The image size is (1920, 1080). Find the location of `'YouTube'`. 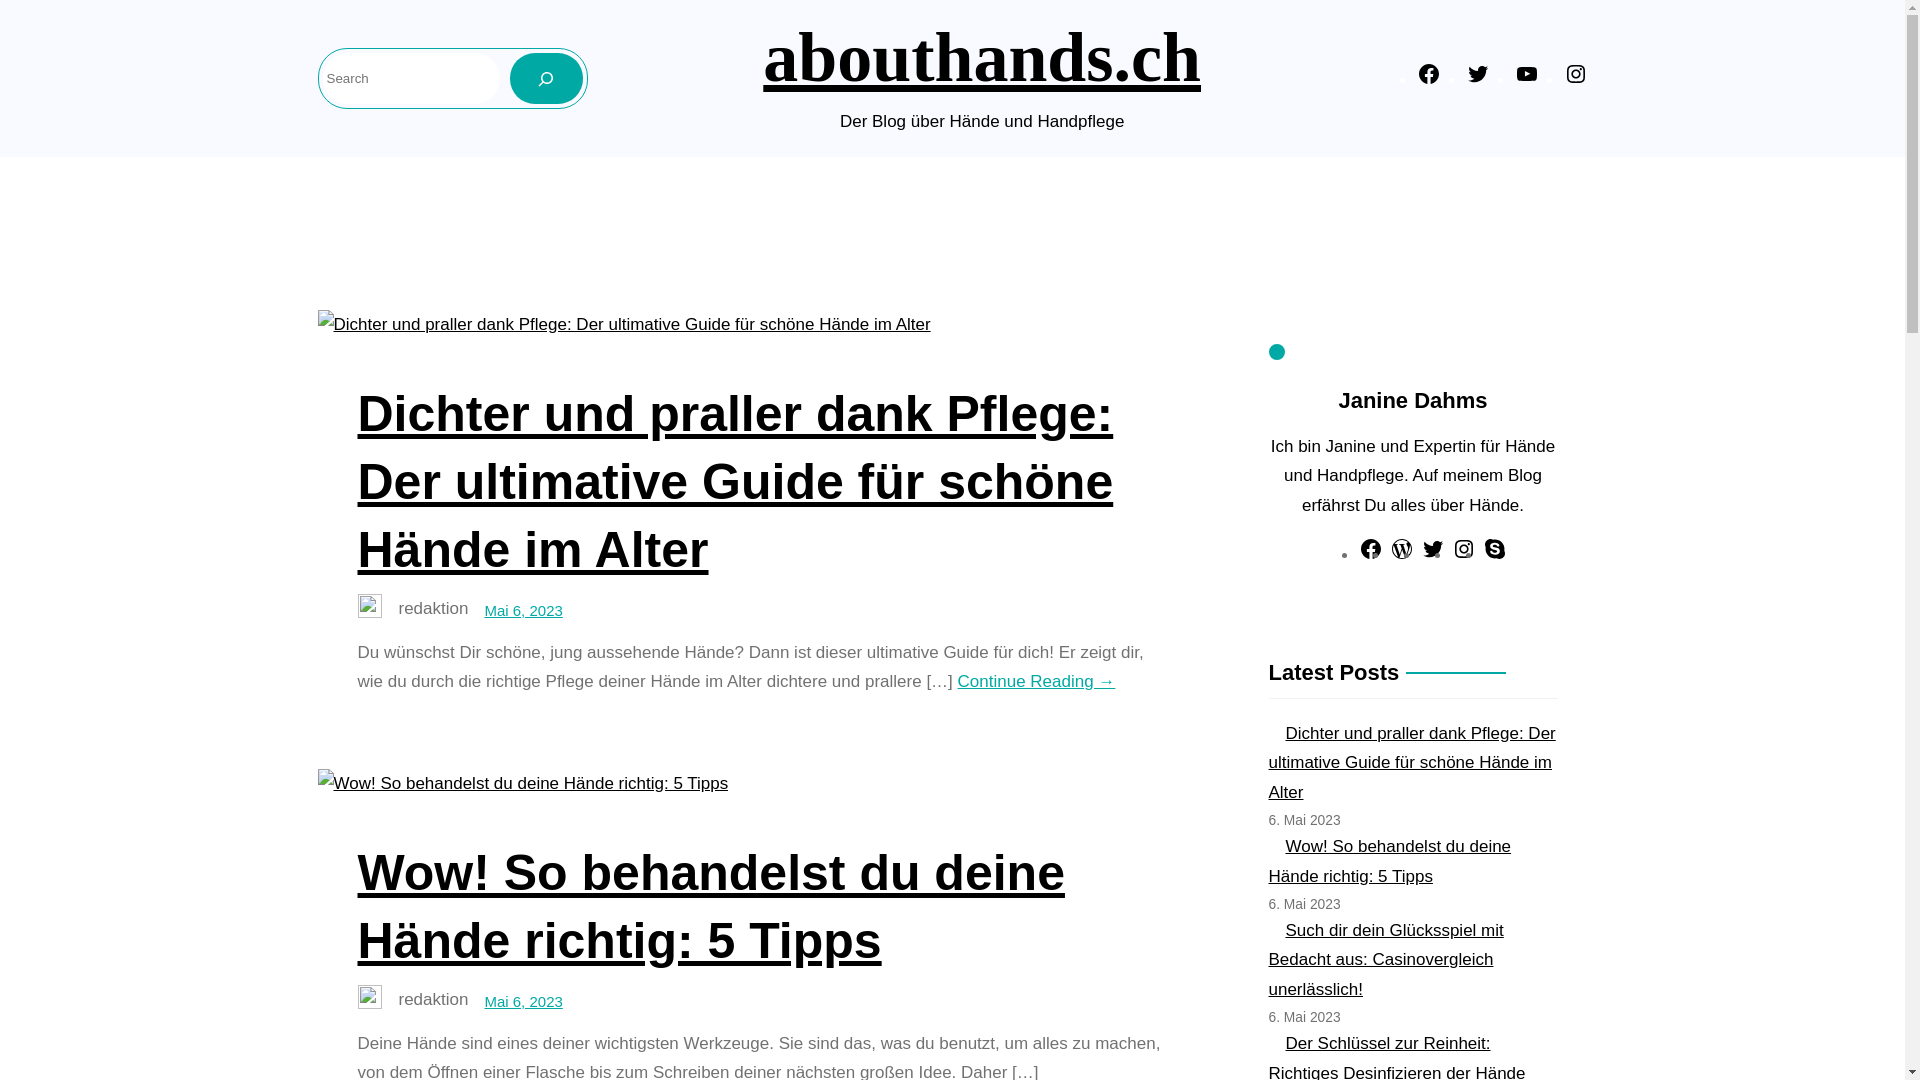

'YouTube' is located at coordinates (1525, 79).